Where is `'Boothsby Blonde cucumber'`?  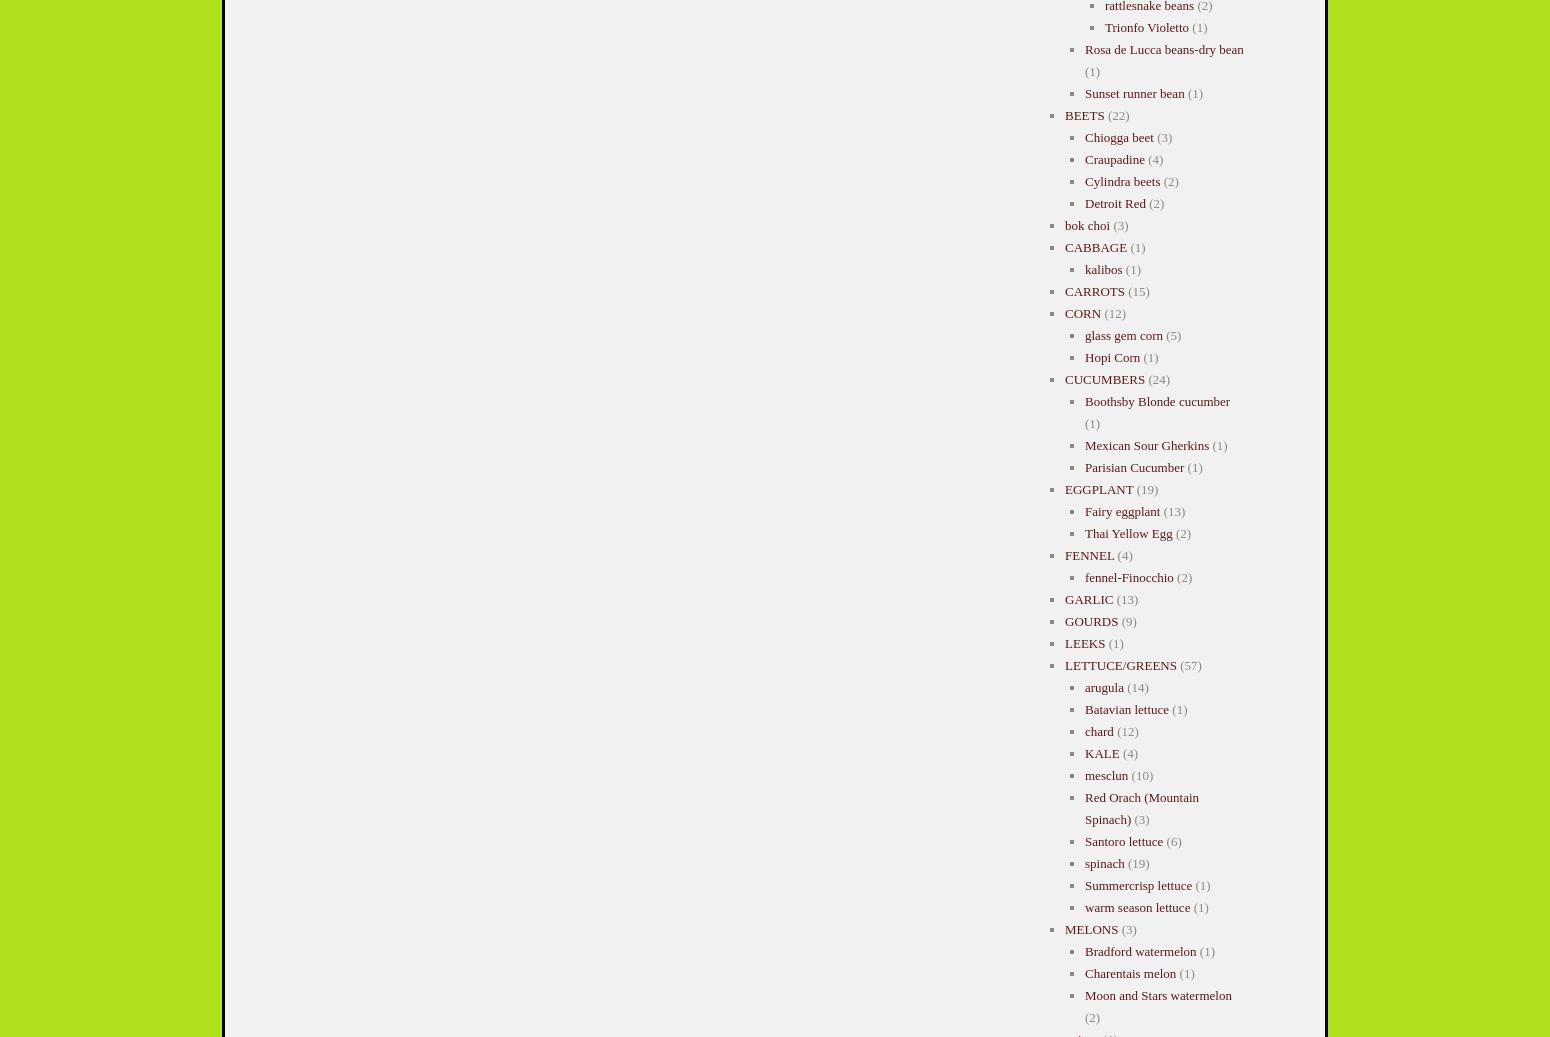 'Boothsby Blonde cucumber' is located at coordinates (1085, 400).